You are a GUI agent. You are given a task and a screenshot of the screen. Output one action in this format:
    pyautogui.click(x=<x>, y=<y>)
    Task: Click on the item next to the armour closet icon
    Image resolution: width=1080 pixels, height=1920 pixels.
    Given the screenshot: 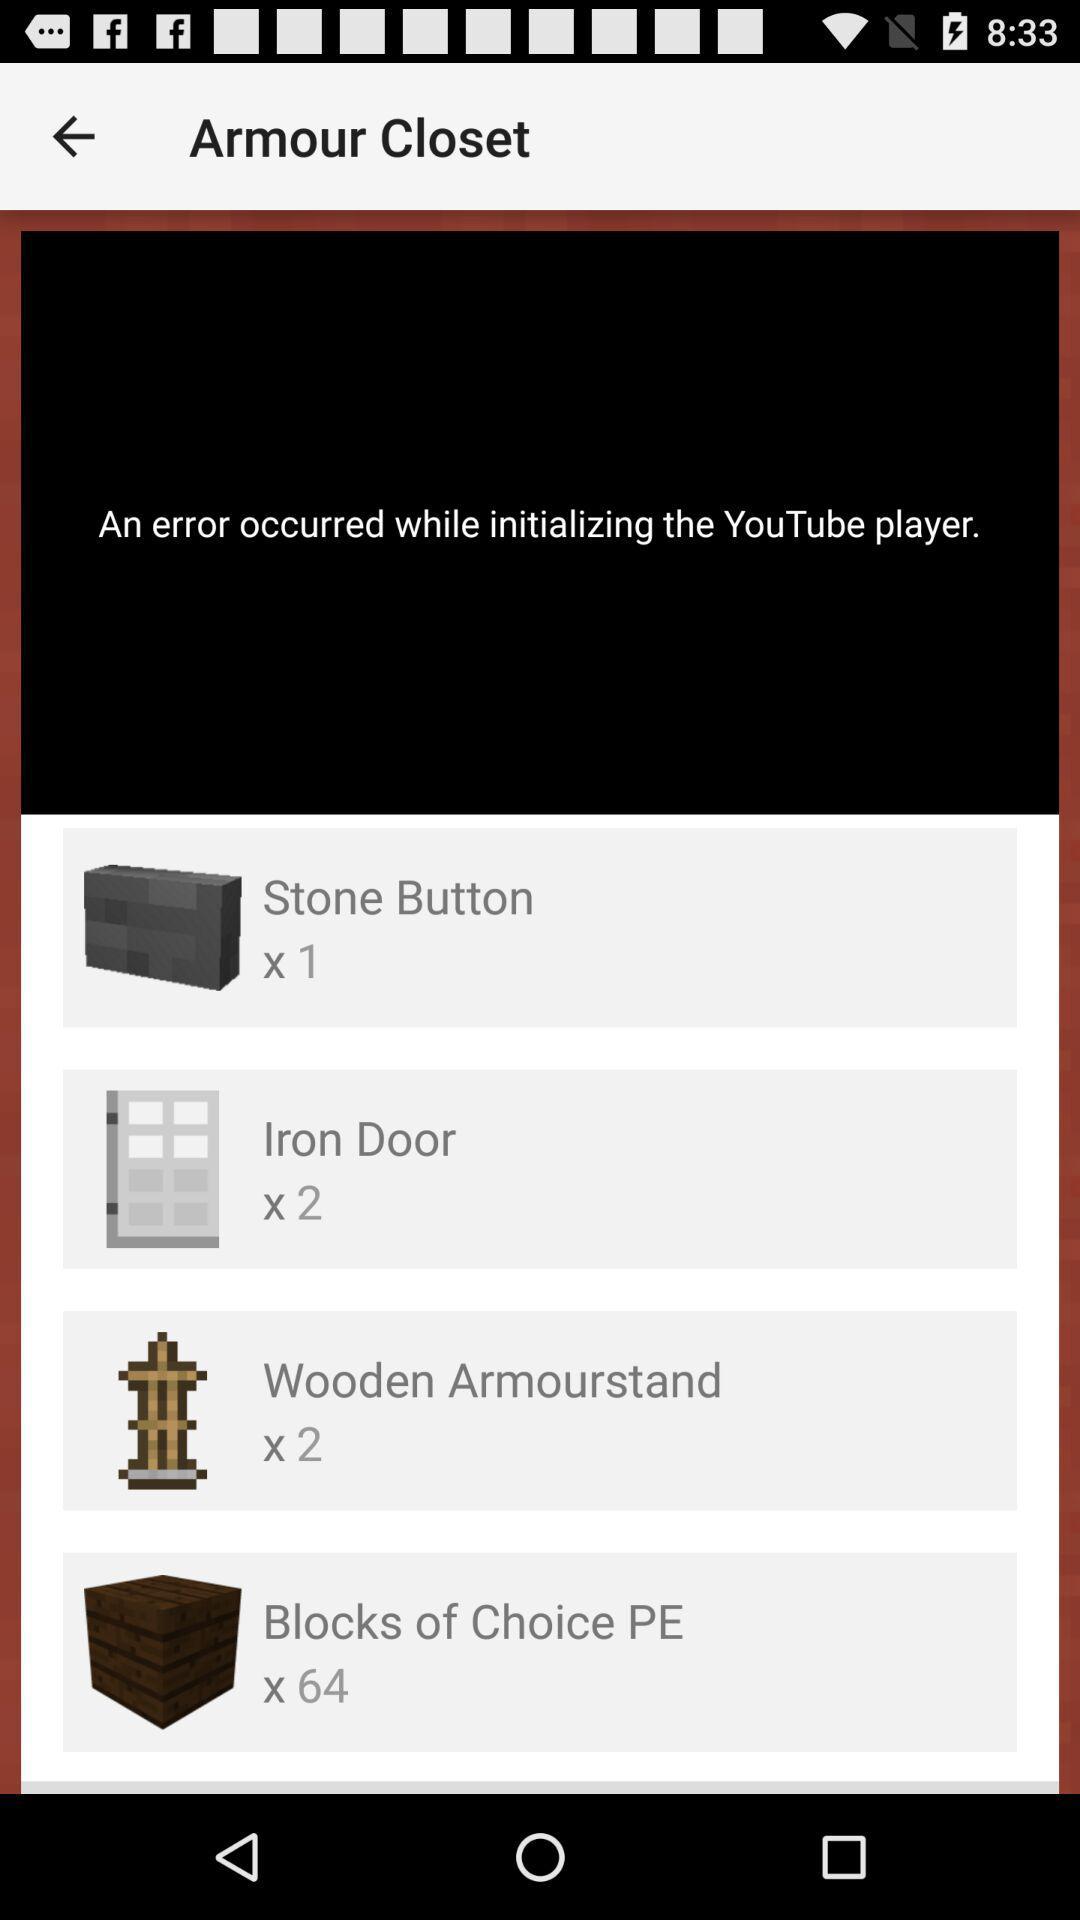 What is the action you would take?
    pyautogui.click(x=72, y=135)
    